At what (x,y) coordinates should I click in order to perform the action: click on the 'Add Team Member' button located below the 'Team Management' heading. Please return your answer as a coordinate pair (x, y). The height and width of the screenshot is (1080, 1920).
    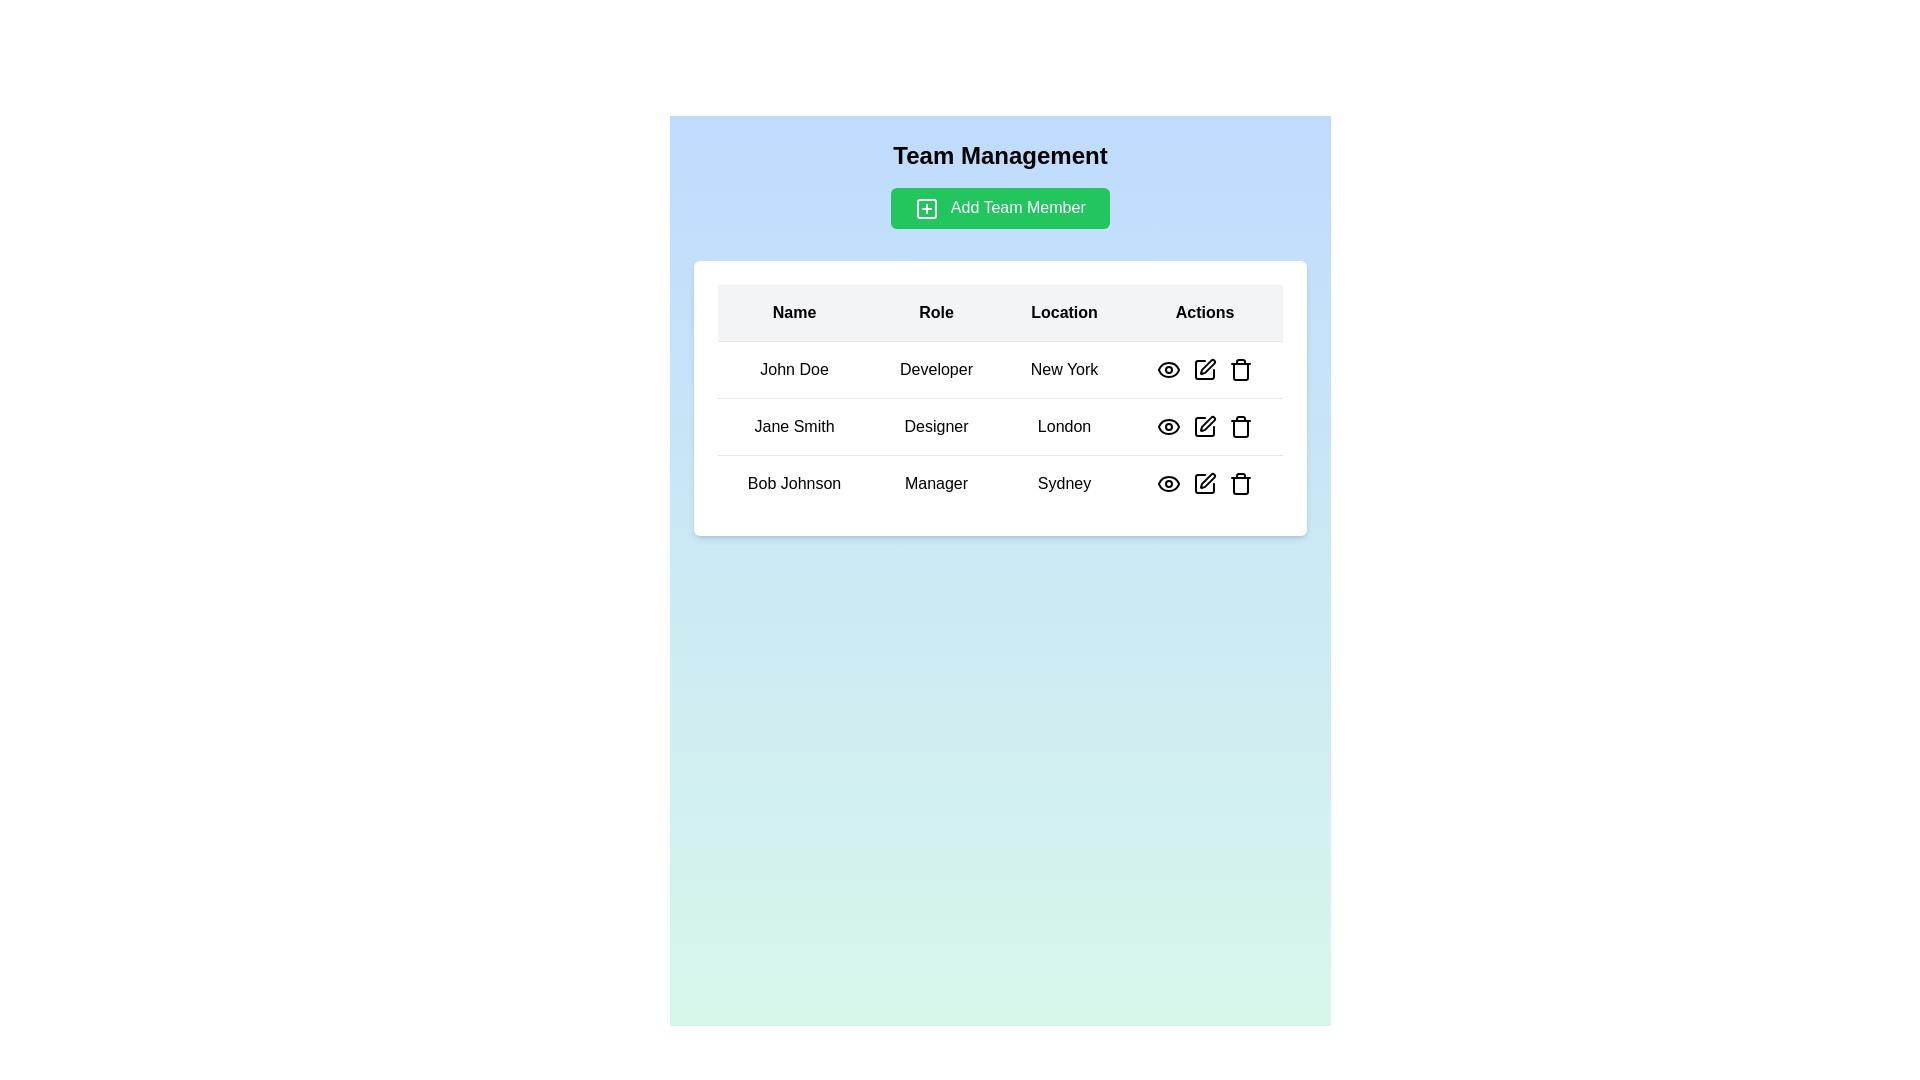
    Looking at the image, I should click on (1000, 208).